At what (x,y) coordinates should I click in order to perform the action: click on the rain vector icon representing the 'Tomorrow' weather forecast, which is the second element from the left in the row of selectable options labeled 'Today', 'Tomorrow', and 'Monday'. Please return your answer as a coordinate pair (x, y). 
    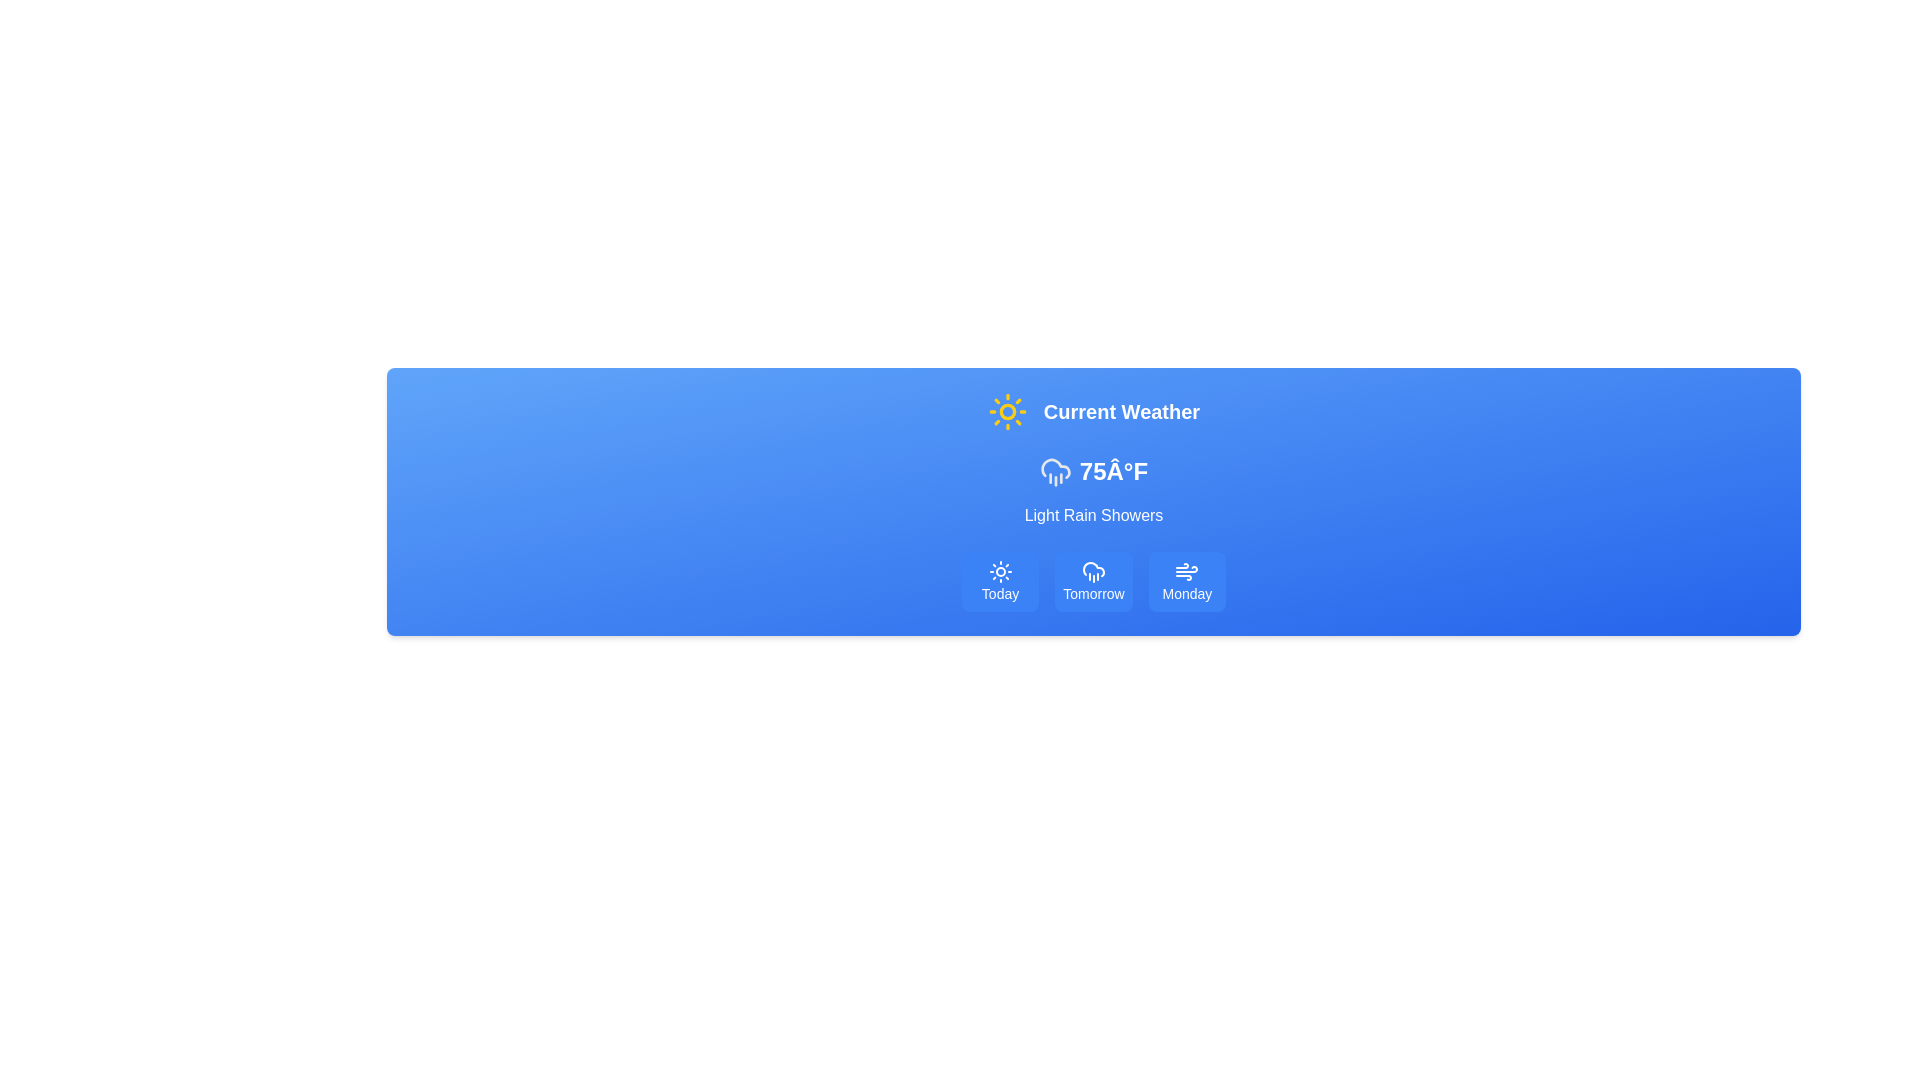
    Looking at the image, I should click on (1093, 571).